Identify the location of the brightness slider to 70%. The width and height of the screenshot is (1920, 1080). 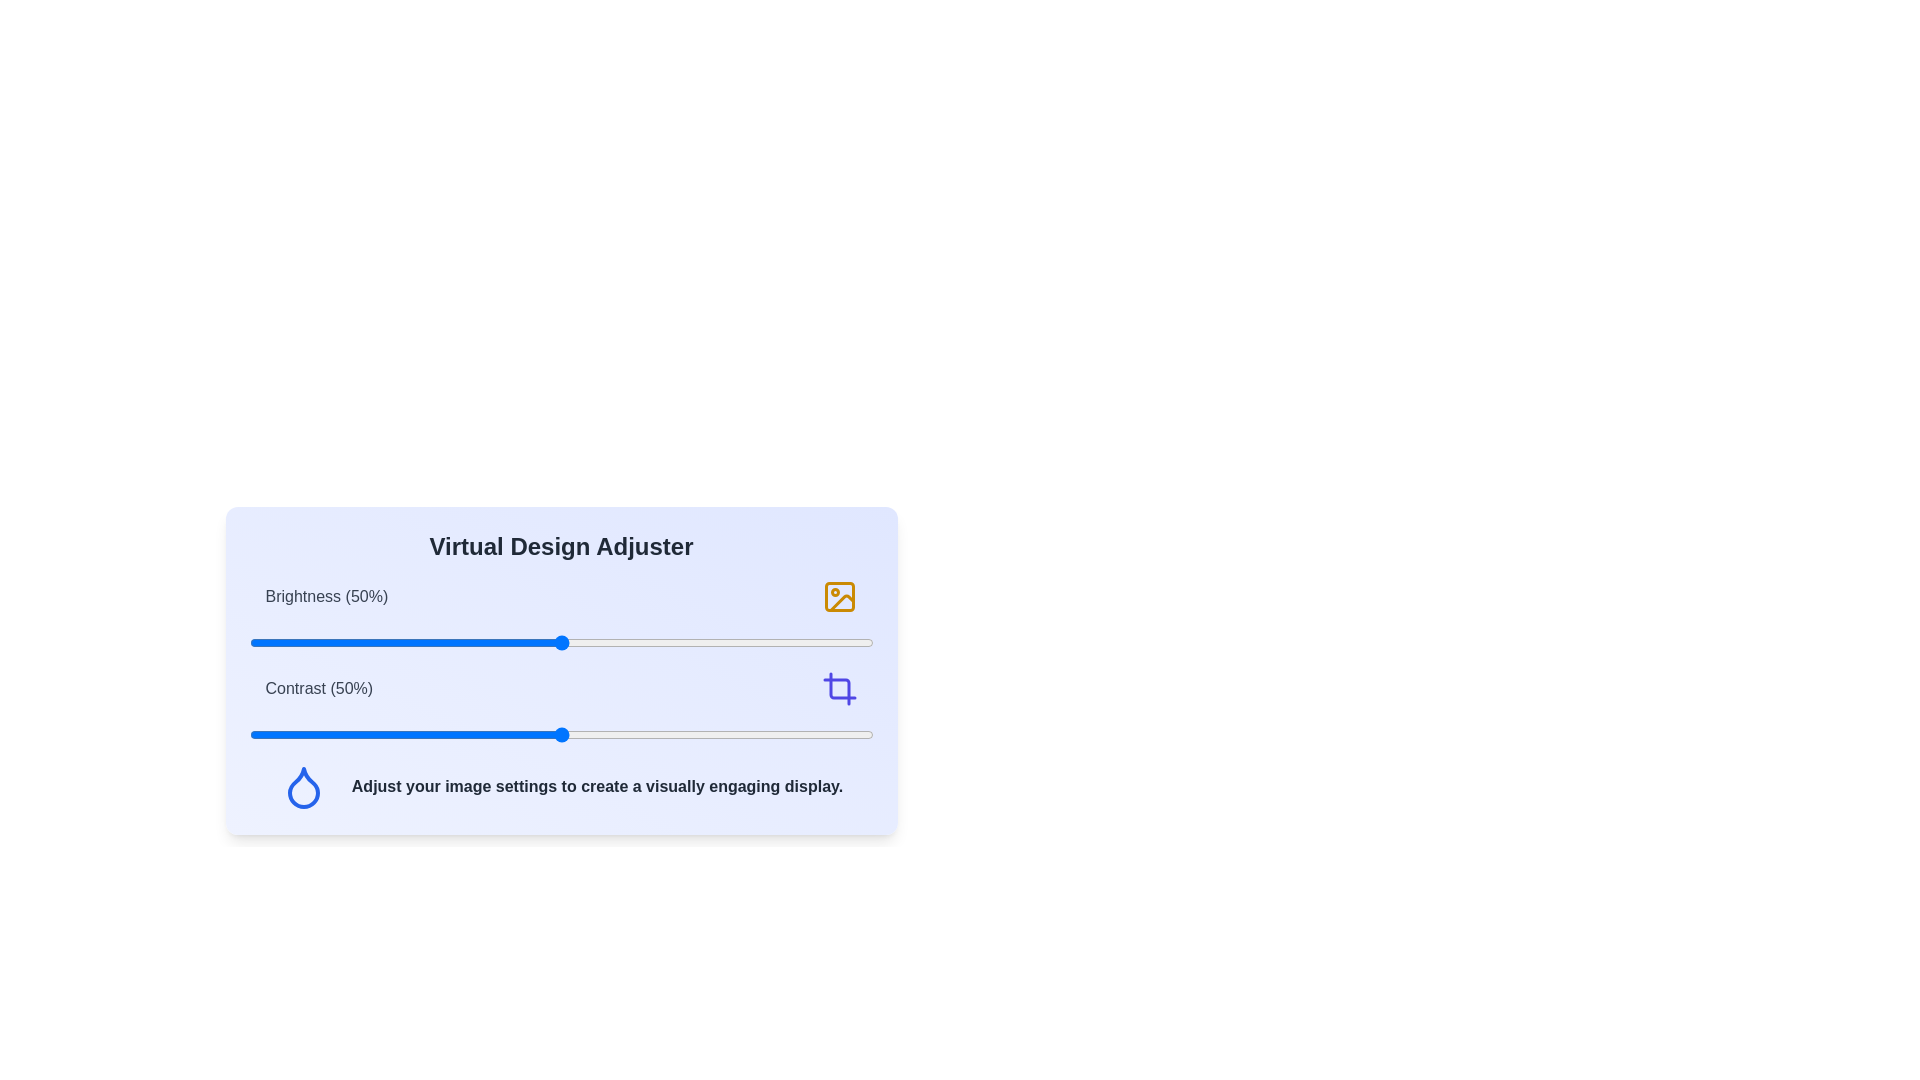
(686, 643).